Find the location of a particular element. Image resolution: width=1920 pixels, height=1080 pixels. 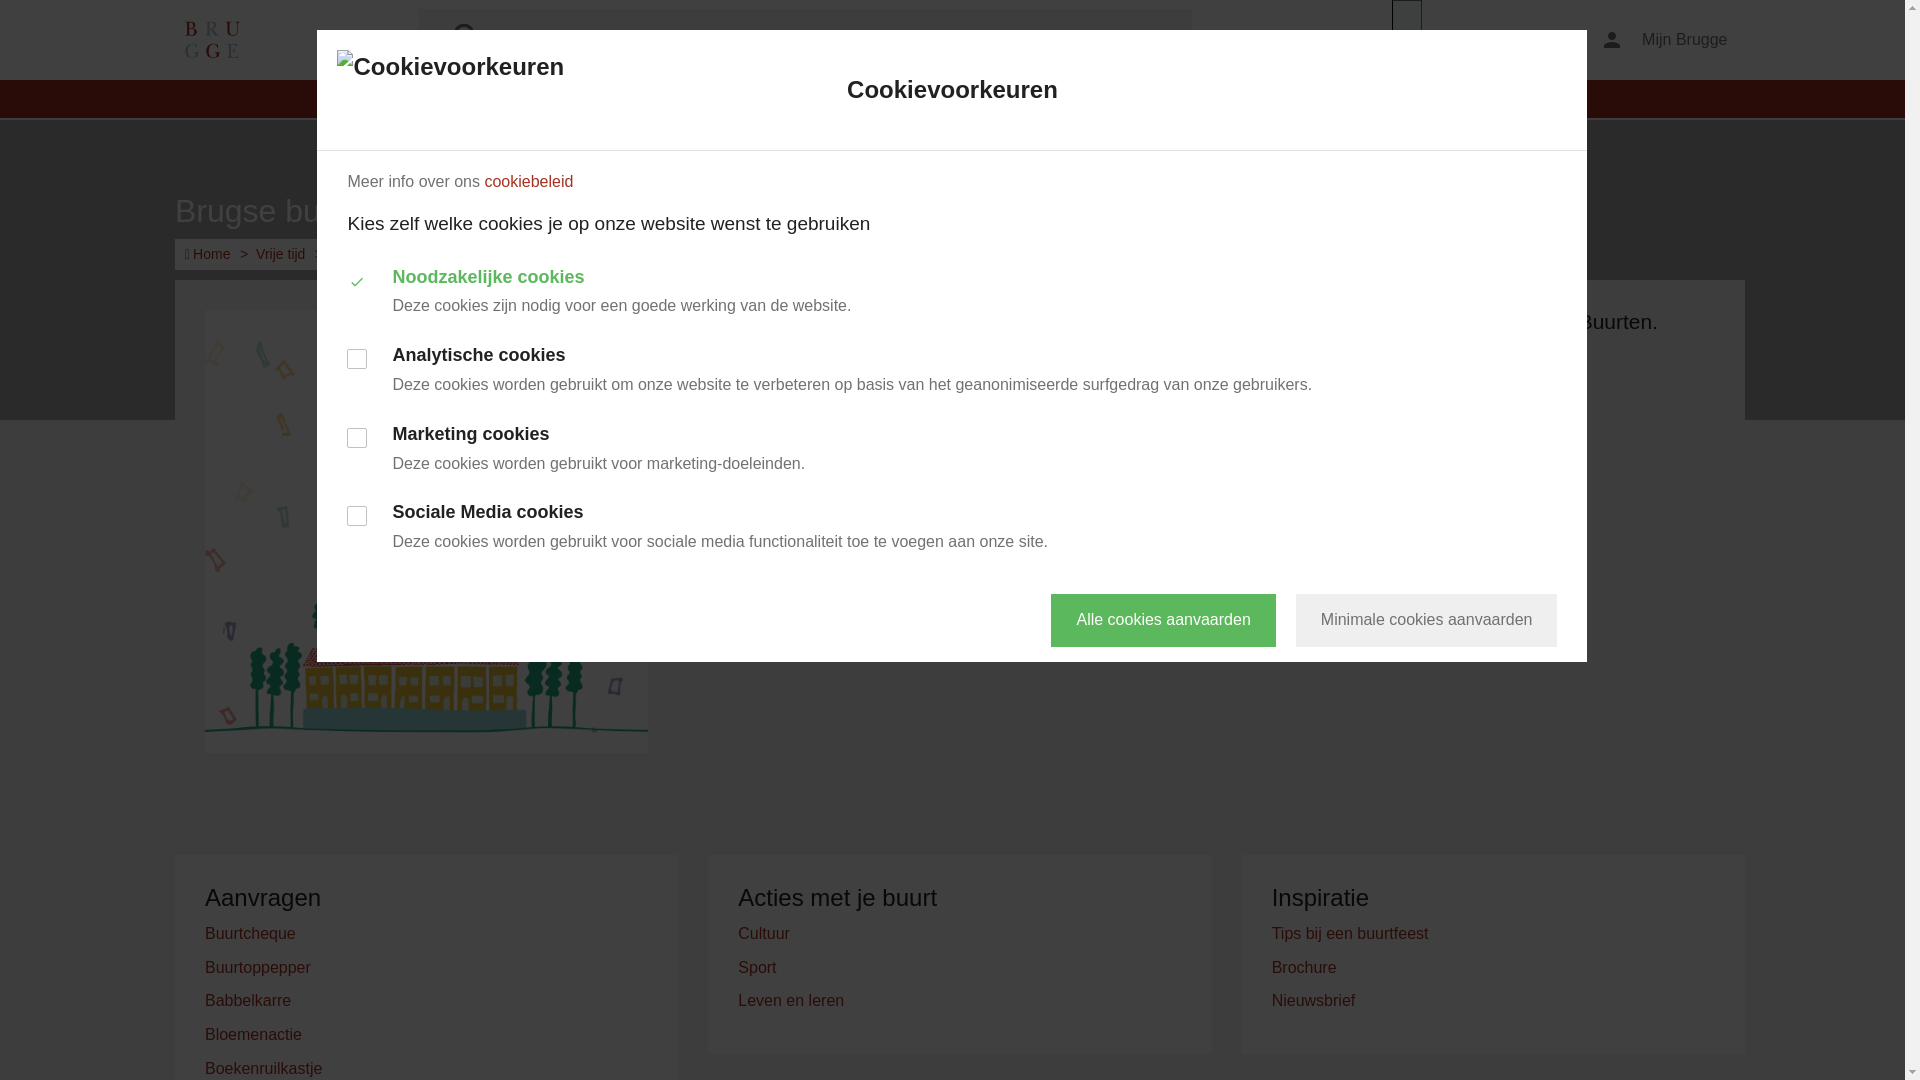

'Alle cookies aanvaarden' is located at coordinates (1050, 619).